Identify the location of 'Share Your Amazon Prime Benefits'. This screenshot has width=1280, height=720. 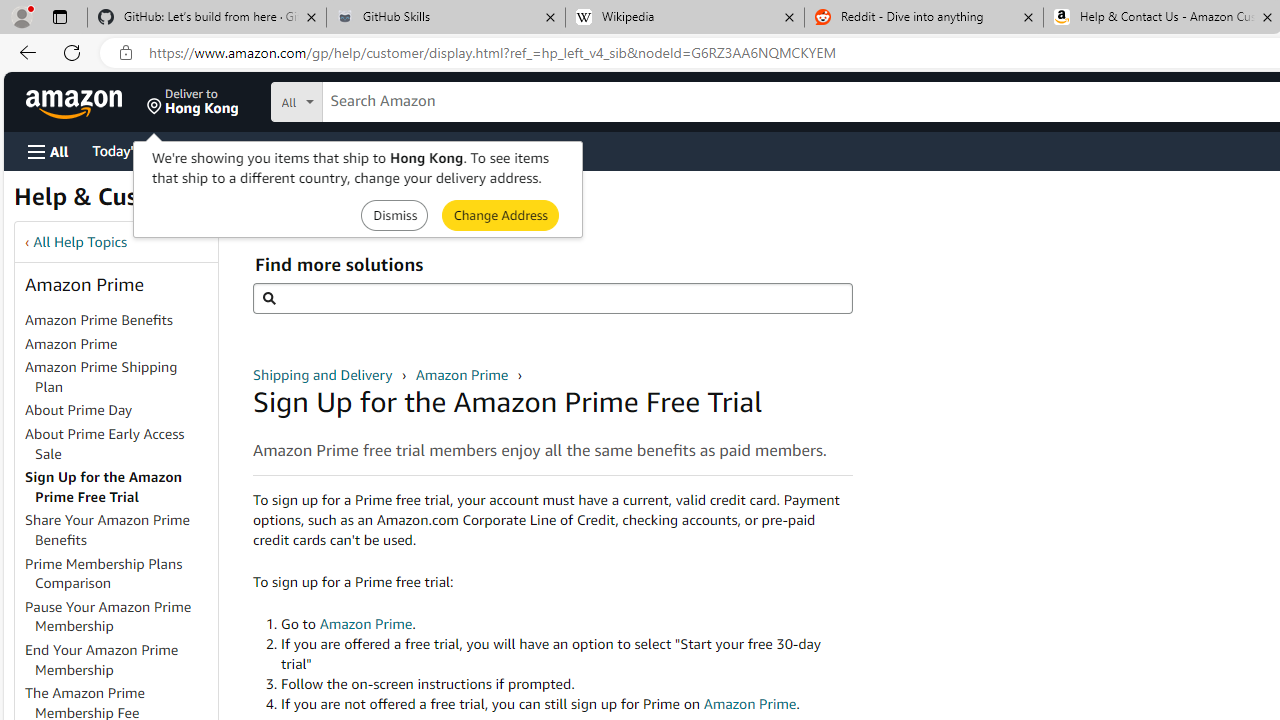
(119, 530).